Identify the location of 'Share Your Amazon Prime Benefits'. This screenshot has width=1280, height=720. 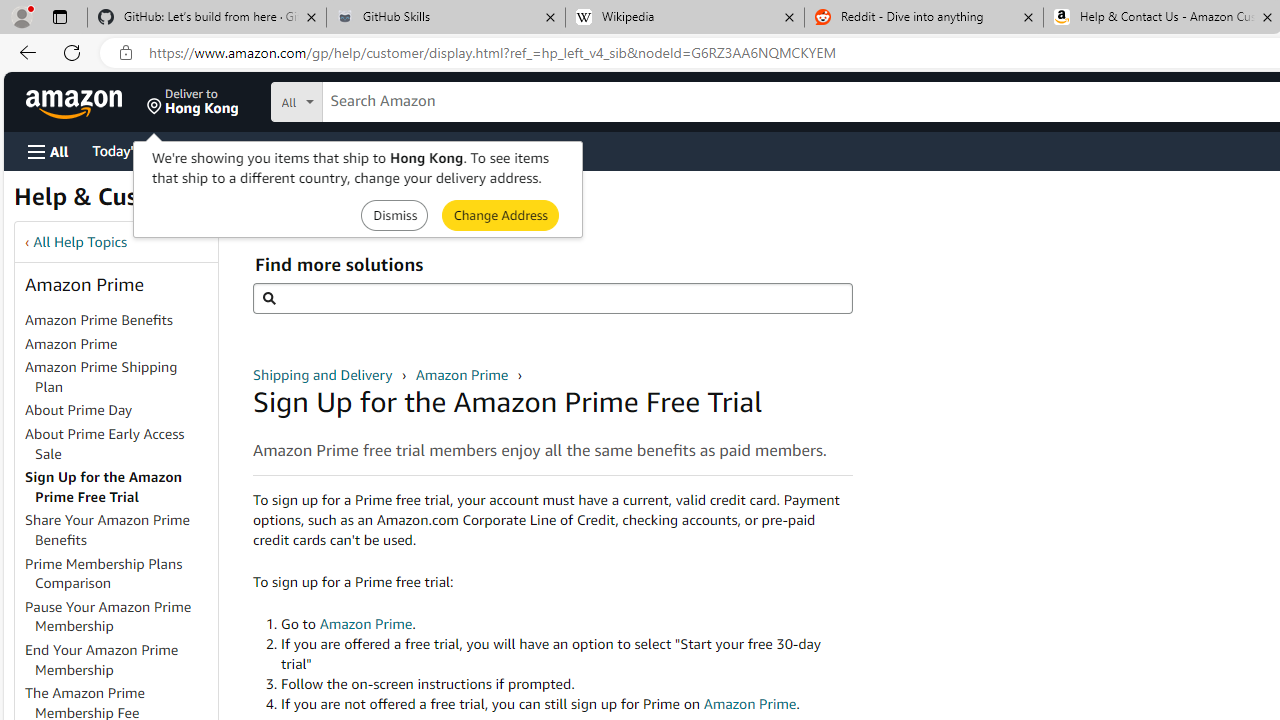
(119, 530).